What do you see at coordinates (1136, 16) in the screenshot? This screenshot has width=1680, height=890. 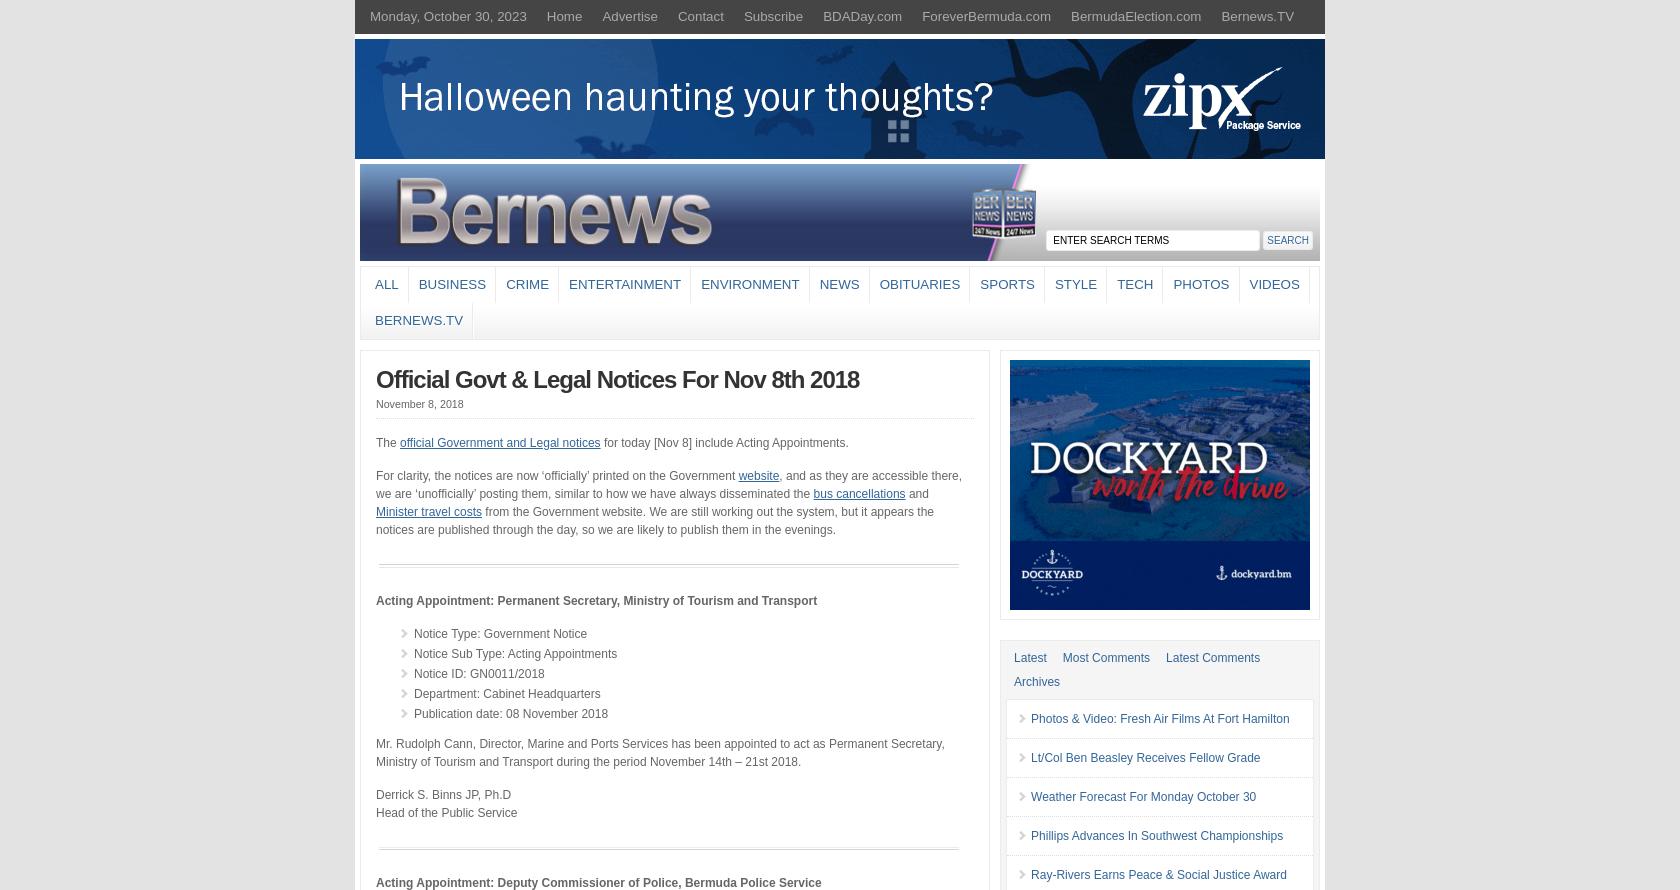 I see `'BermudaElection.com'` at bounding box center [1136, 16].